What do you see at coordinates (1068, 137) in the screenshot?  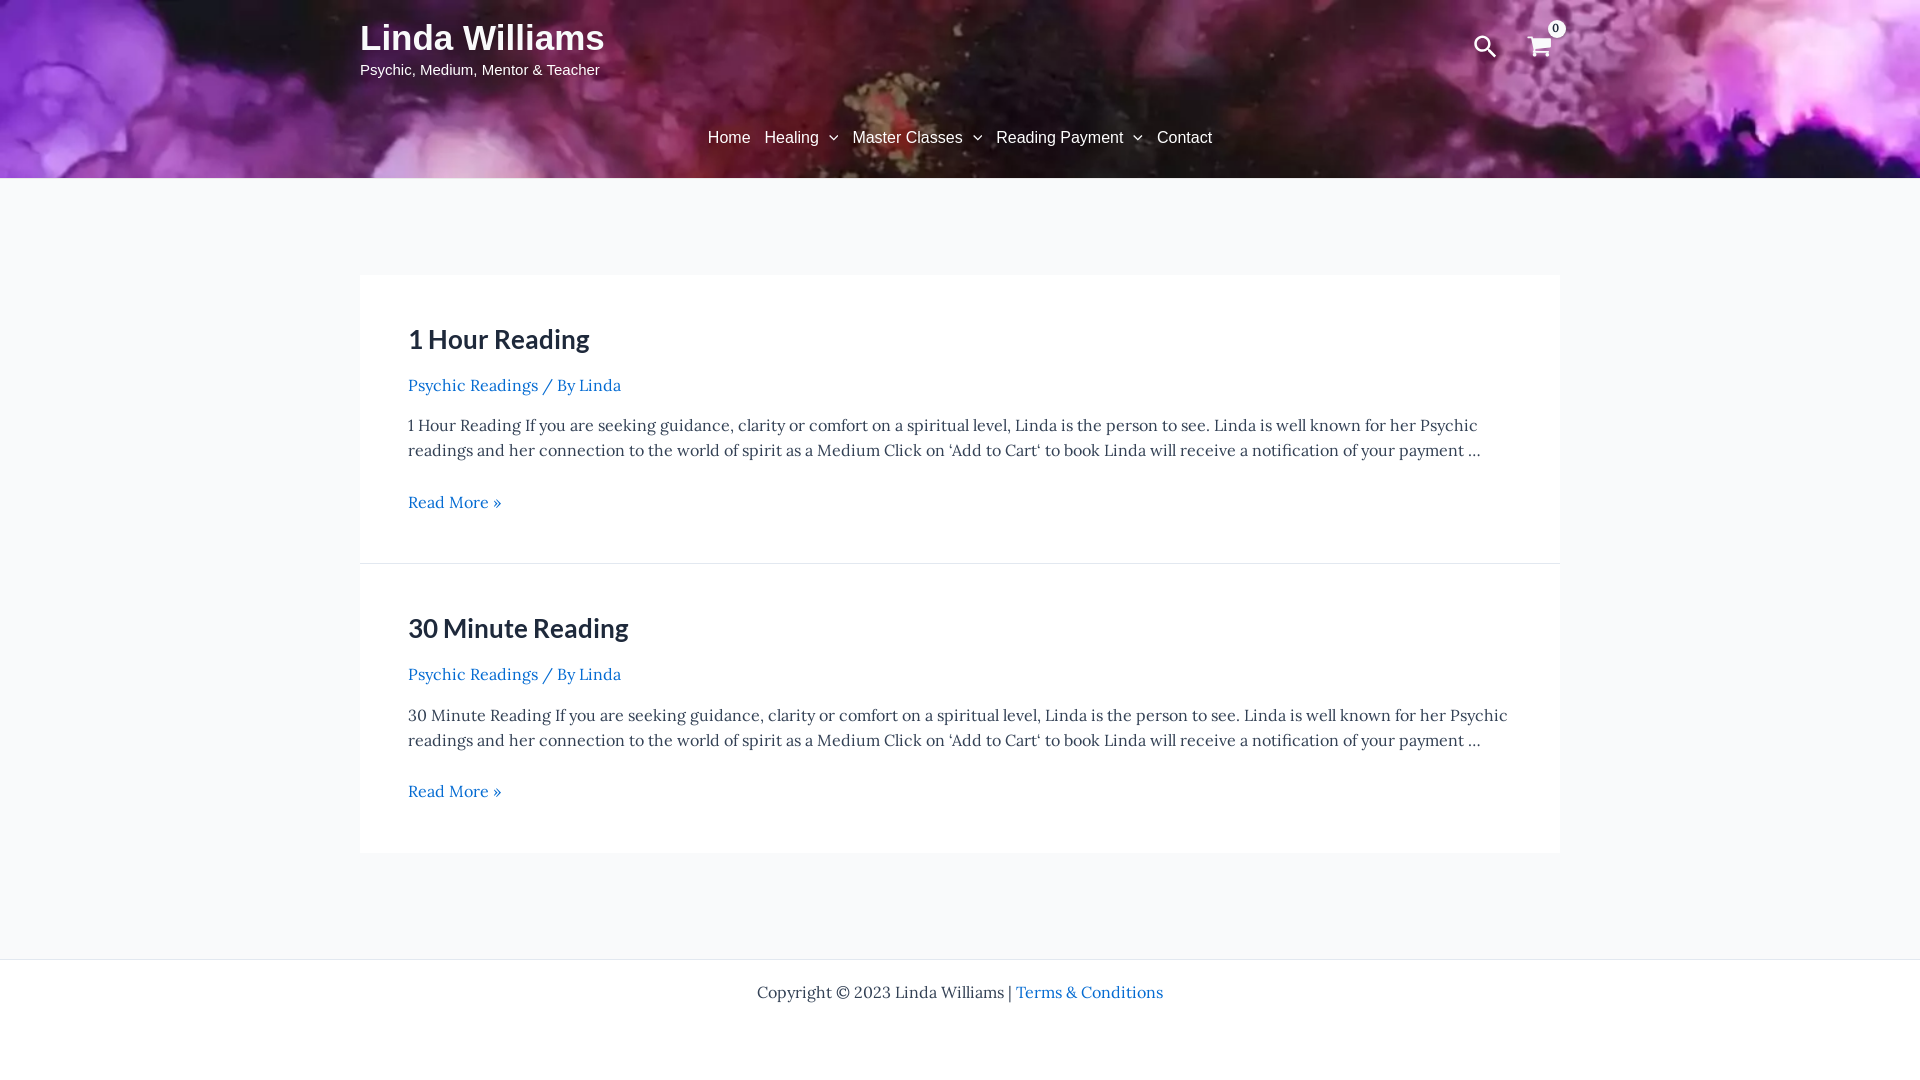 I see `'Reading Payment'` at bounding box center [1068, 137].